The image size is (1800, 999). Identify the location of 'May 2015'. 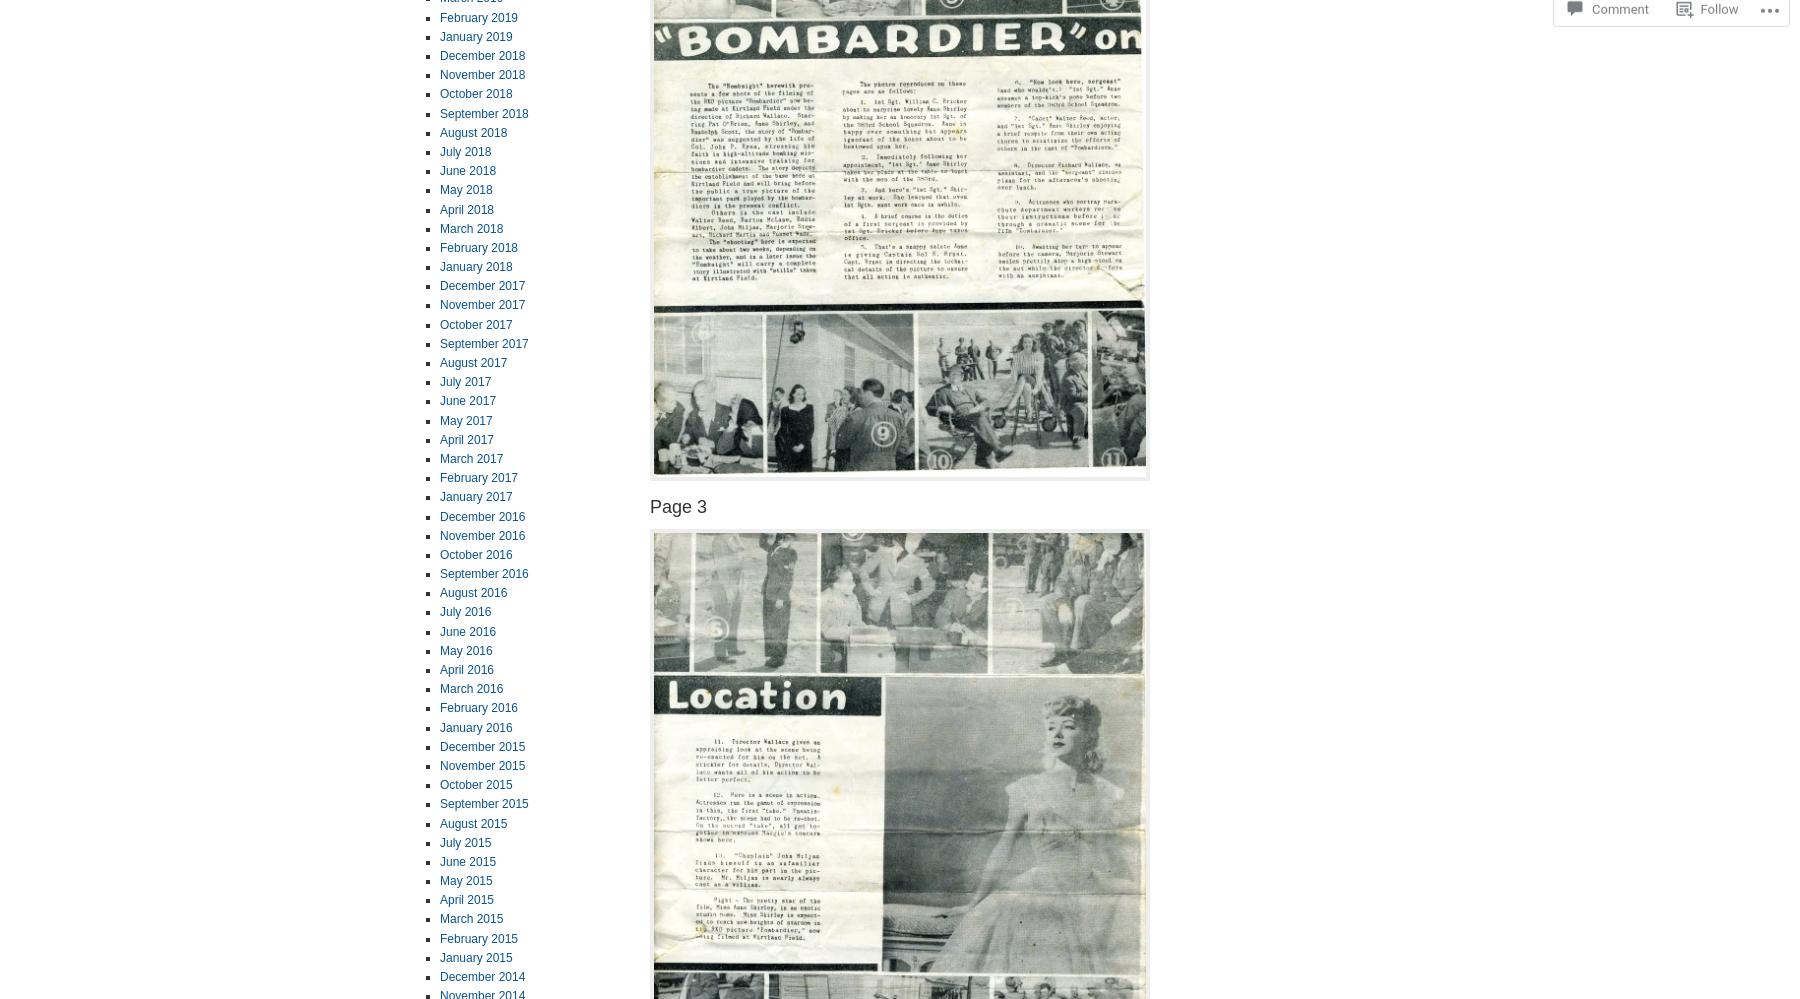
(465, 880).